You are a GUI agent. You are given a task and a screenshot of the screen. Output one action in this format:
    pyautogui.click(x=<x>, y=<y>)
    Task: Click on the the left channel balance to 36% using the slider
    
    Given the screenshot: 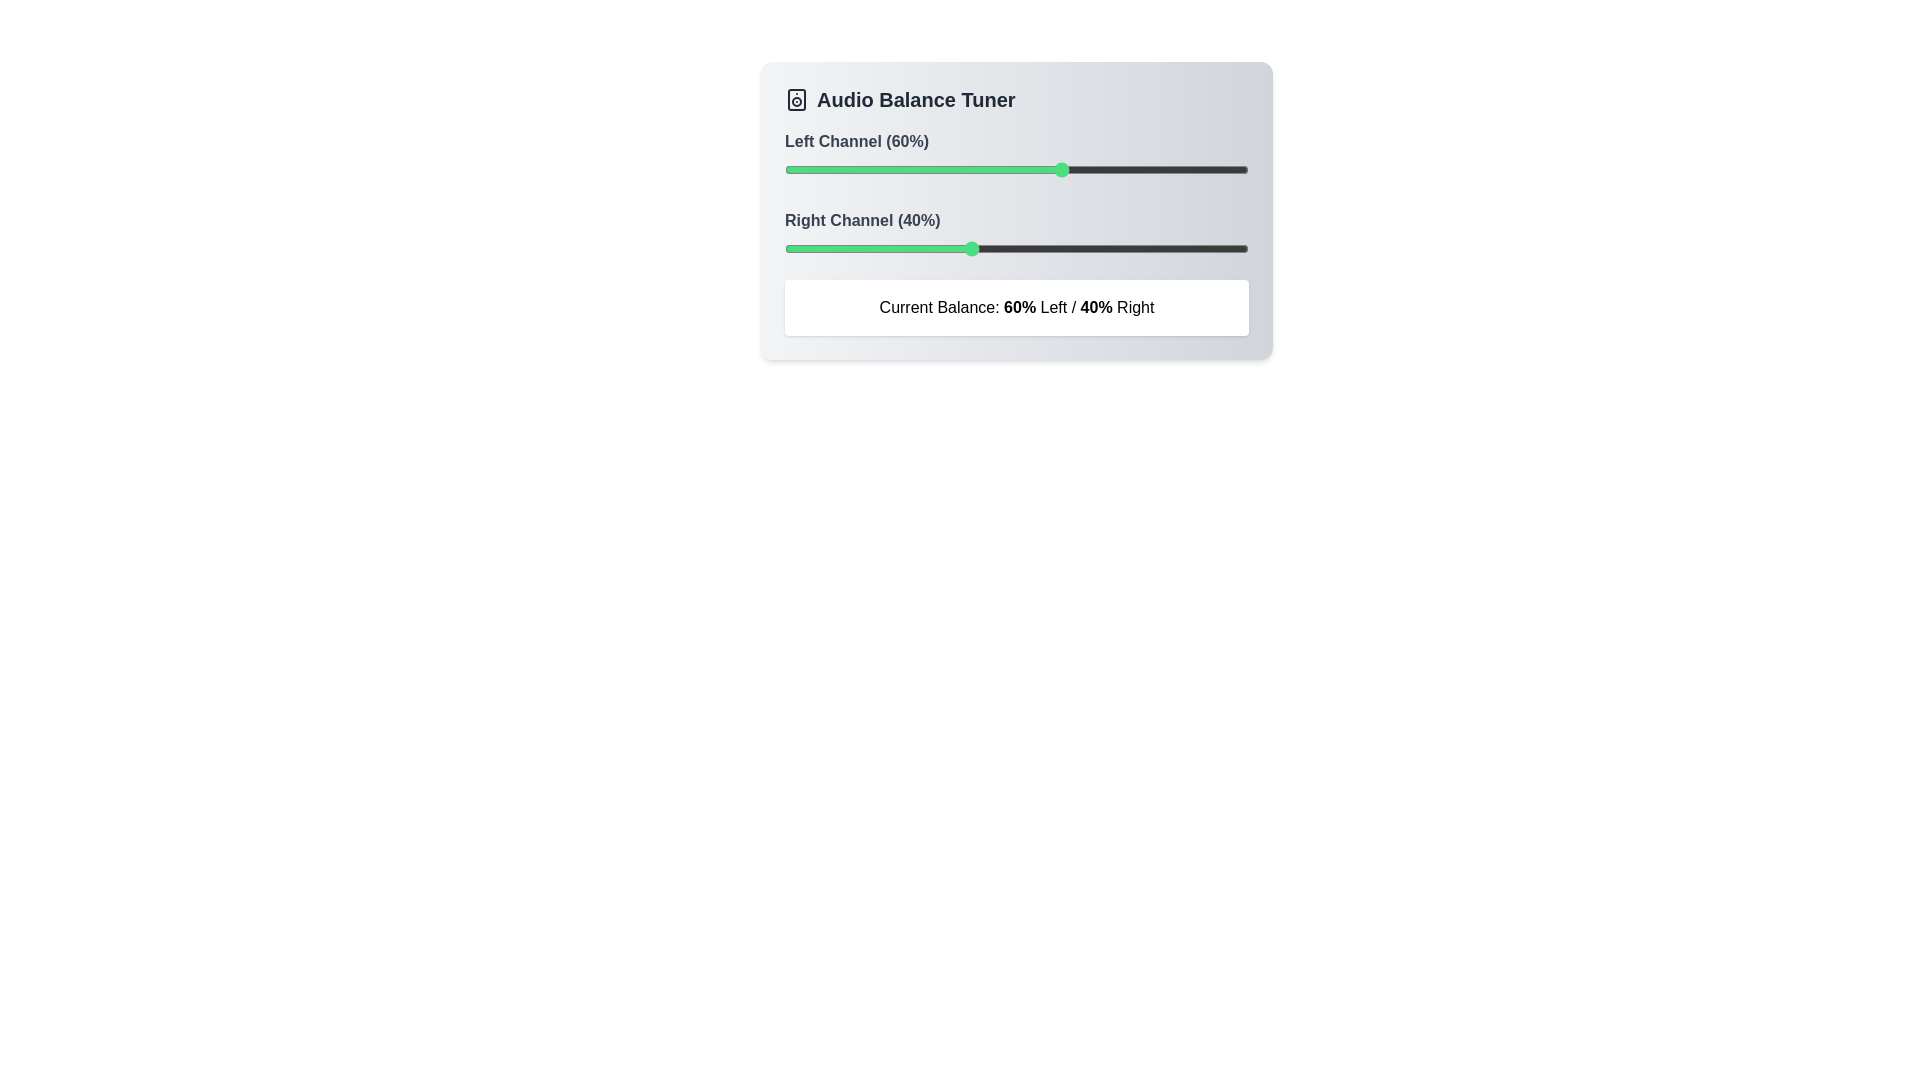 What is the action you would take?
    pyautogui.click(x=951, y=168)
    